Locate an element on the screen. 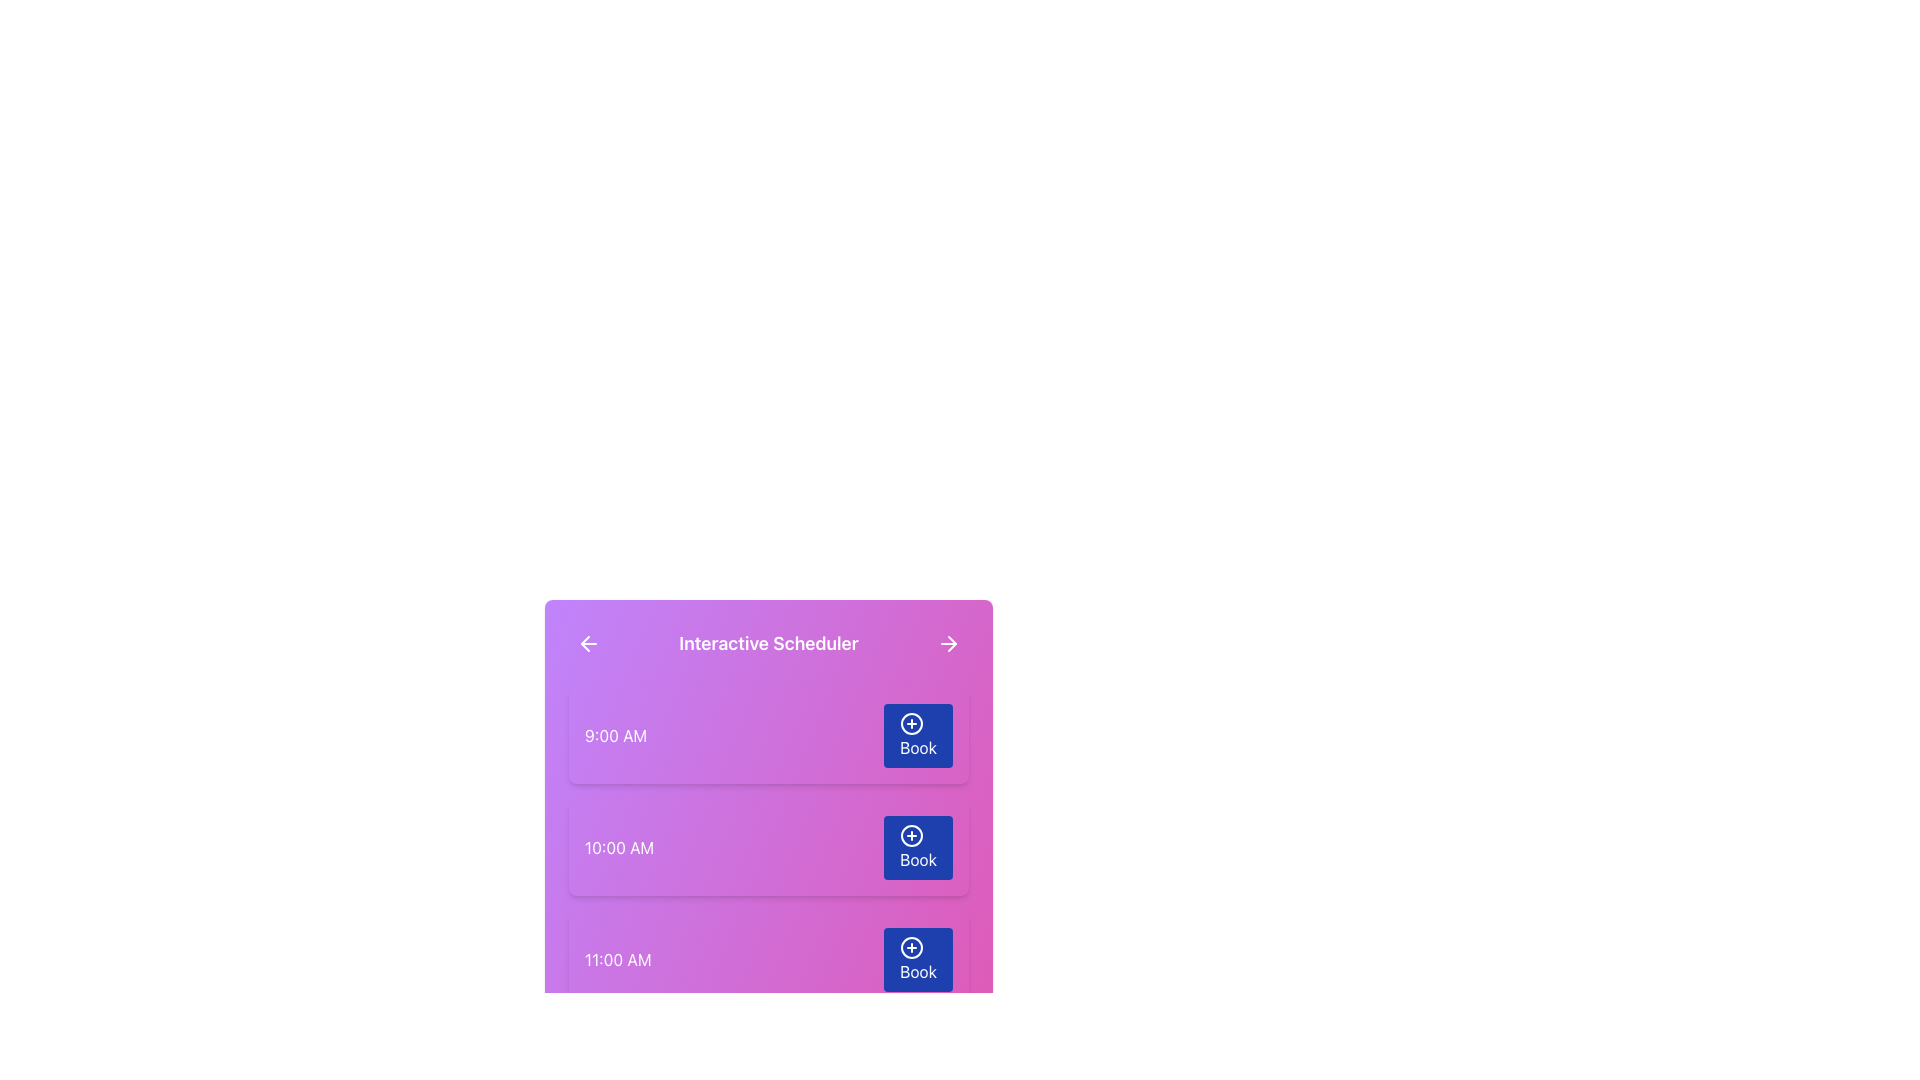 Image resolution: width=1920 pixels, height=1080 pixels. the prominent blue button labeled 'Book' with a plus icon to observe its hover effect is located at coordinates (917, 736).